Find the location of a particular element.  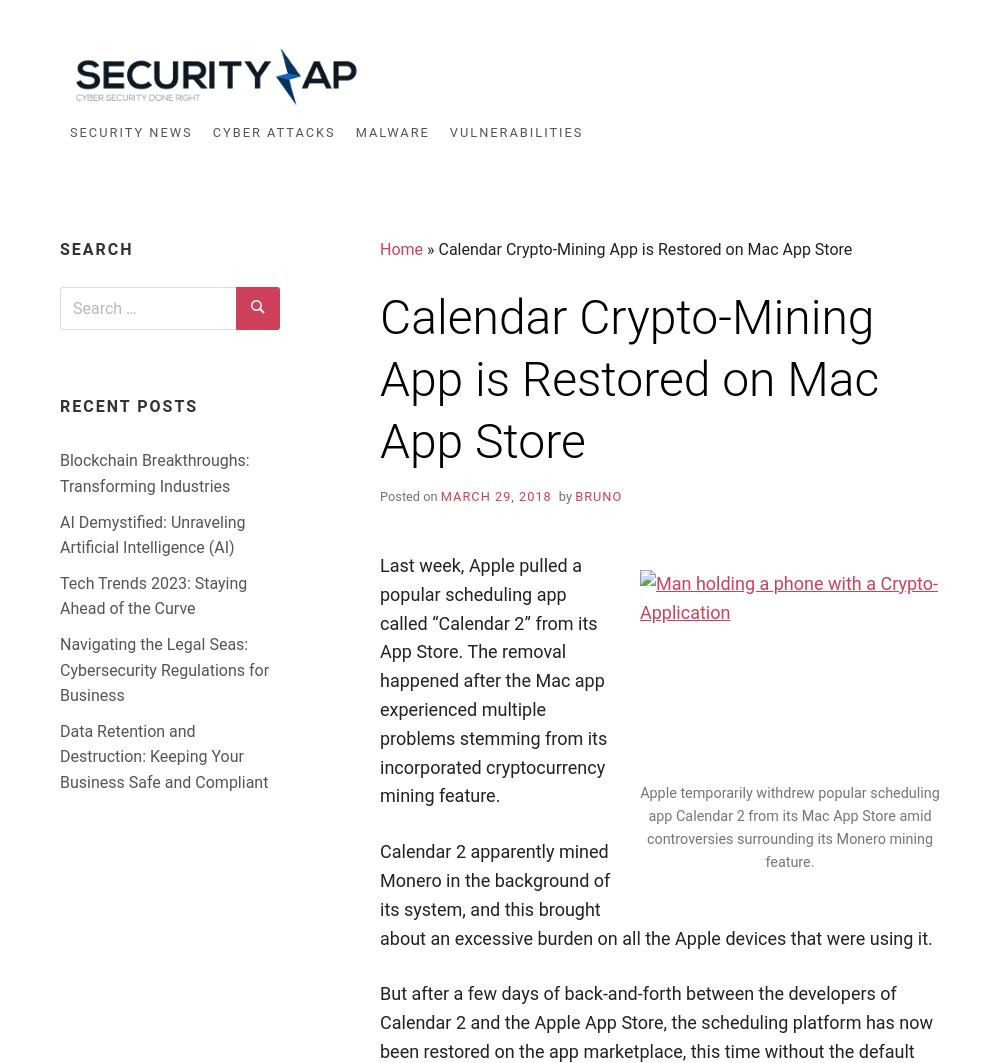

'Tech Trends 2023: Staying Ahead of the Curve' is located at coordinates (153, 594).